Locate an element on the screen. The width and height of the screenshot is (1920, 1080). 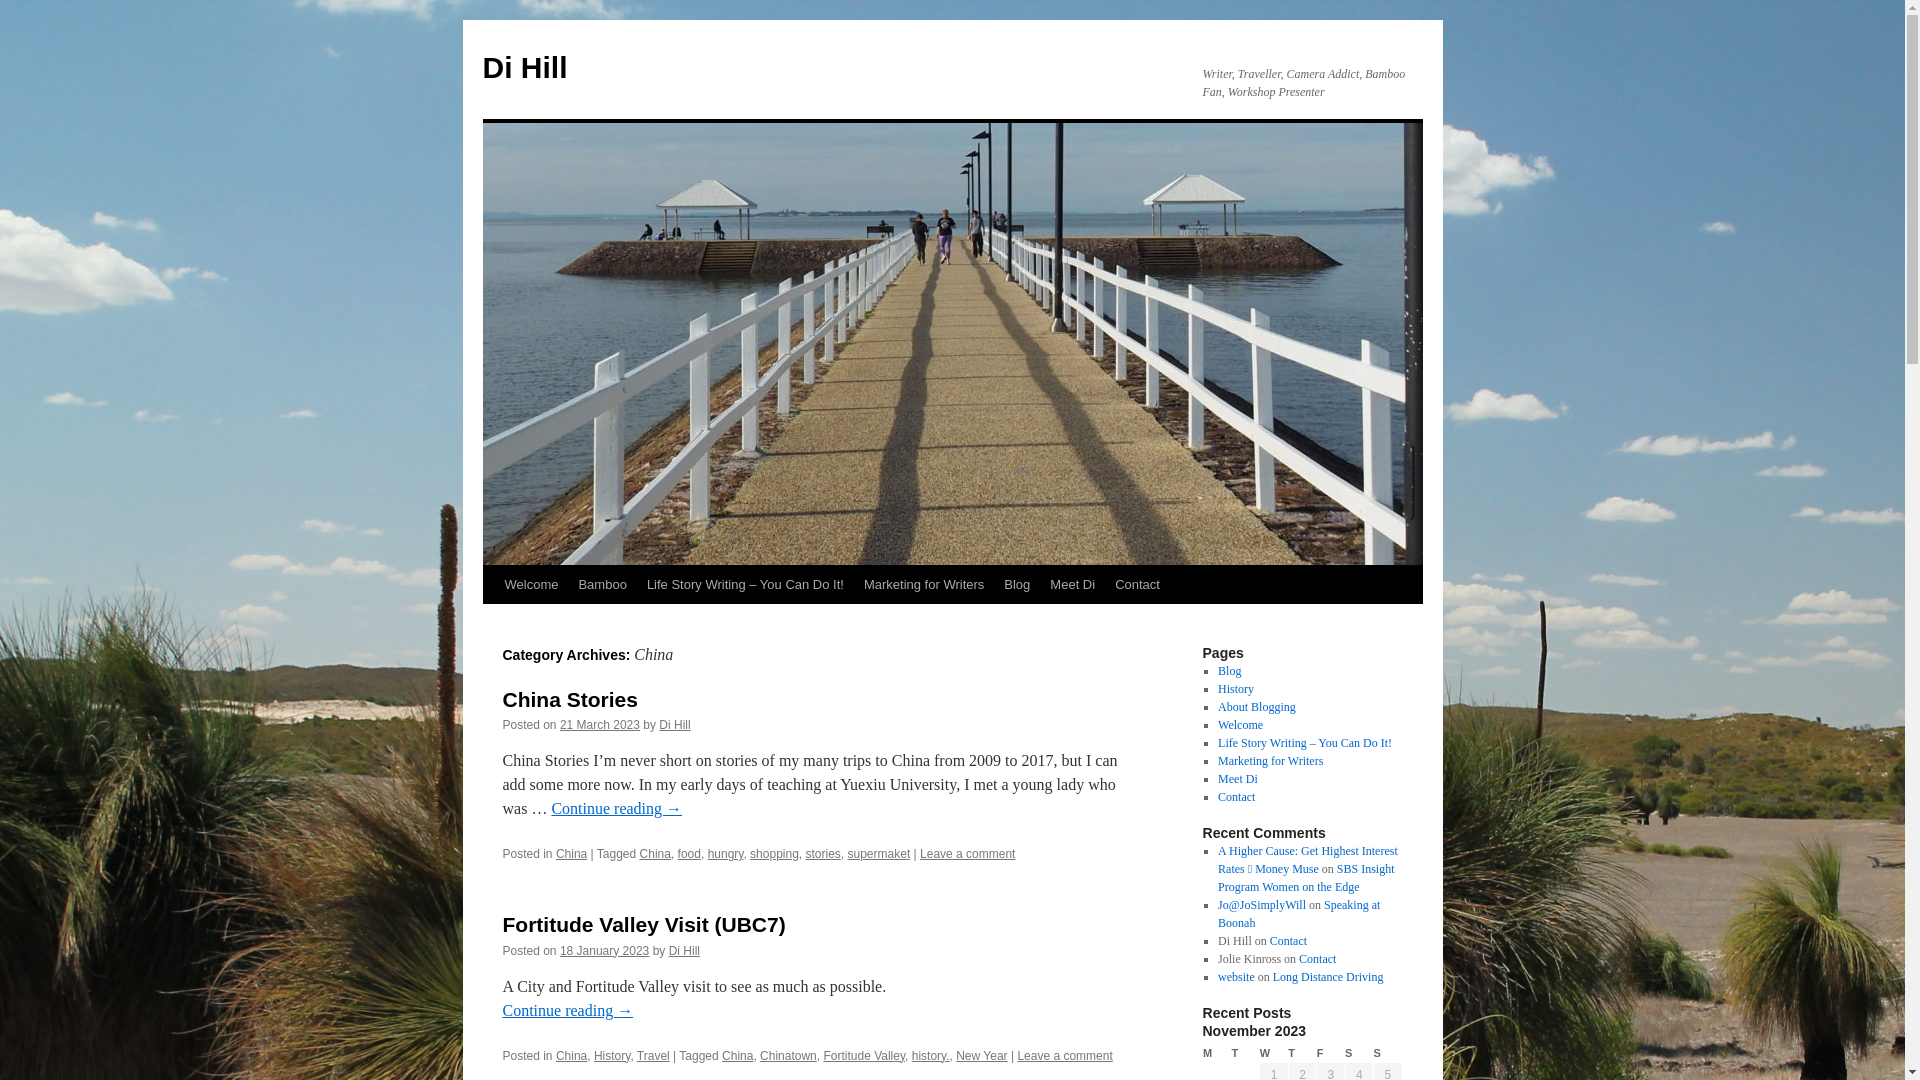
'food' is located at coordinates (689, 853).